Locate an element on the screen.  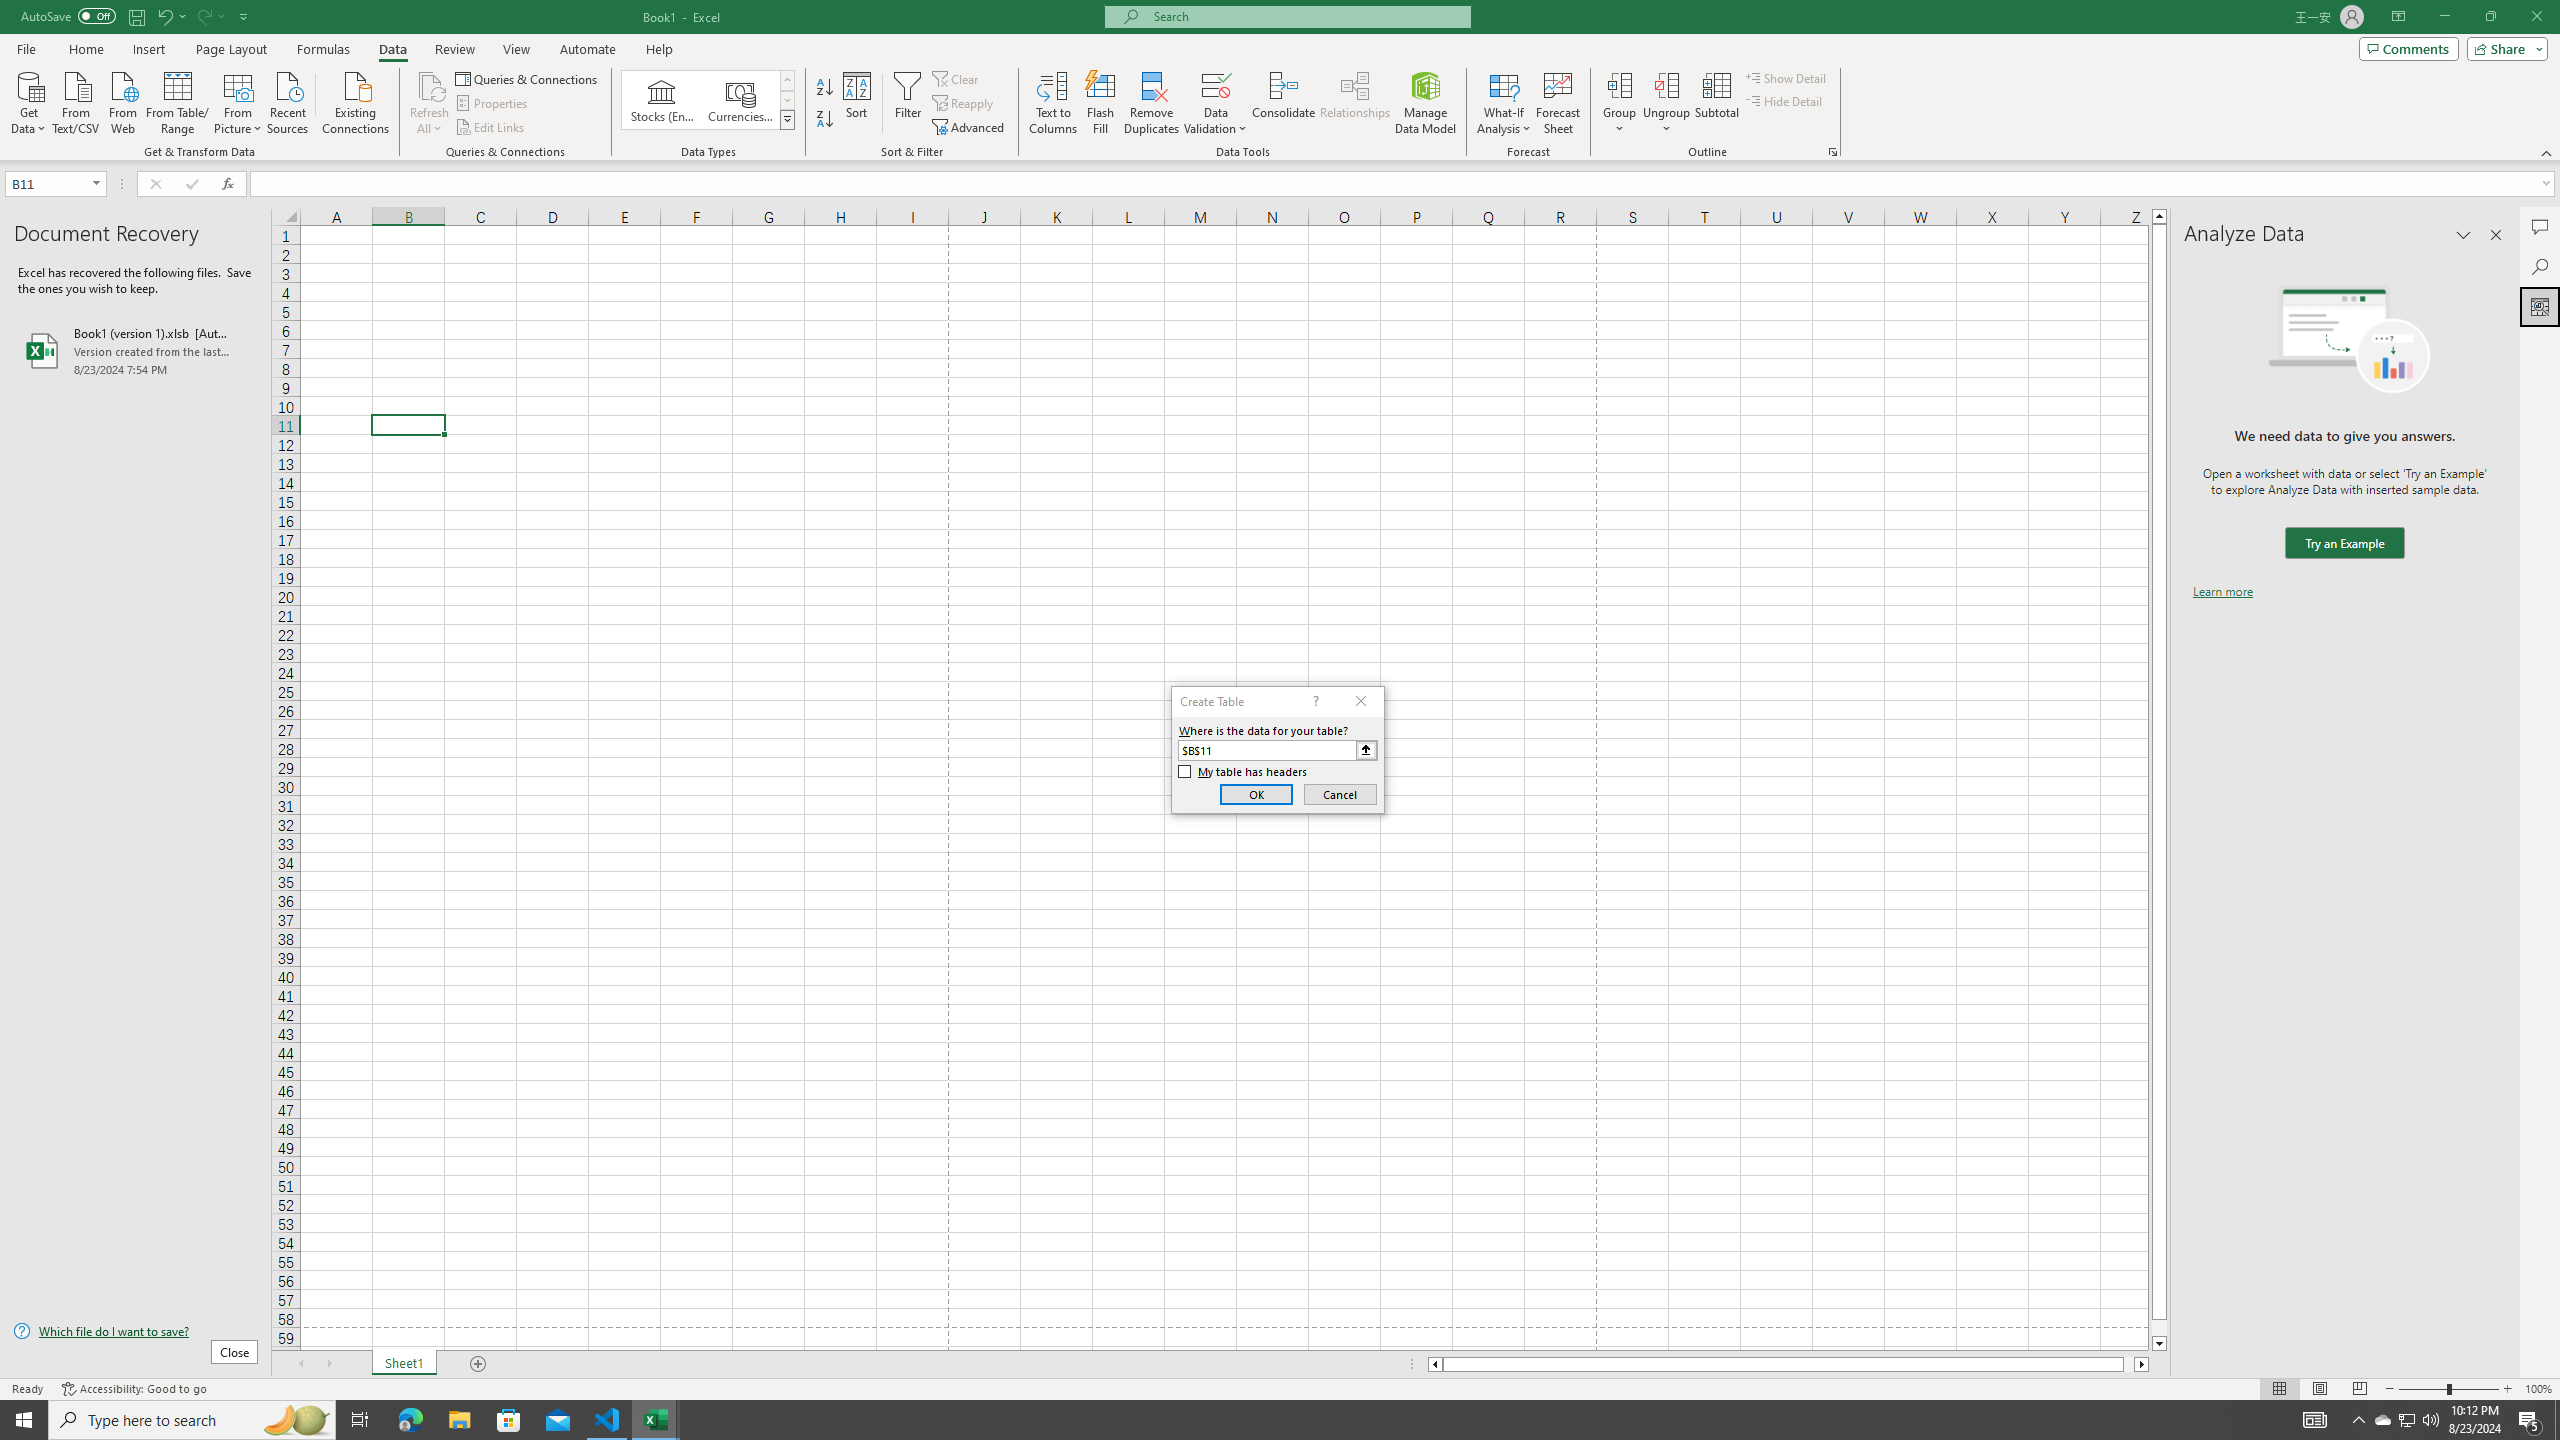
'Relationships' is located at coordinates (1354, 103).